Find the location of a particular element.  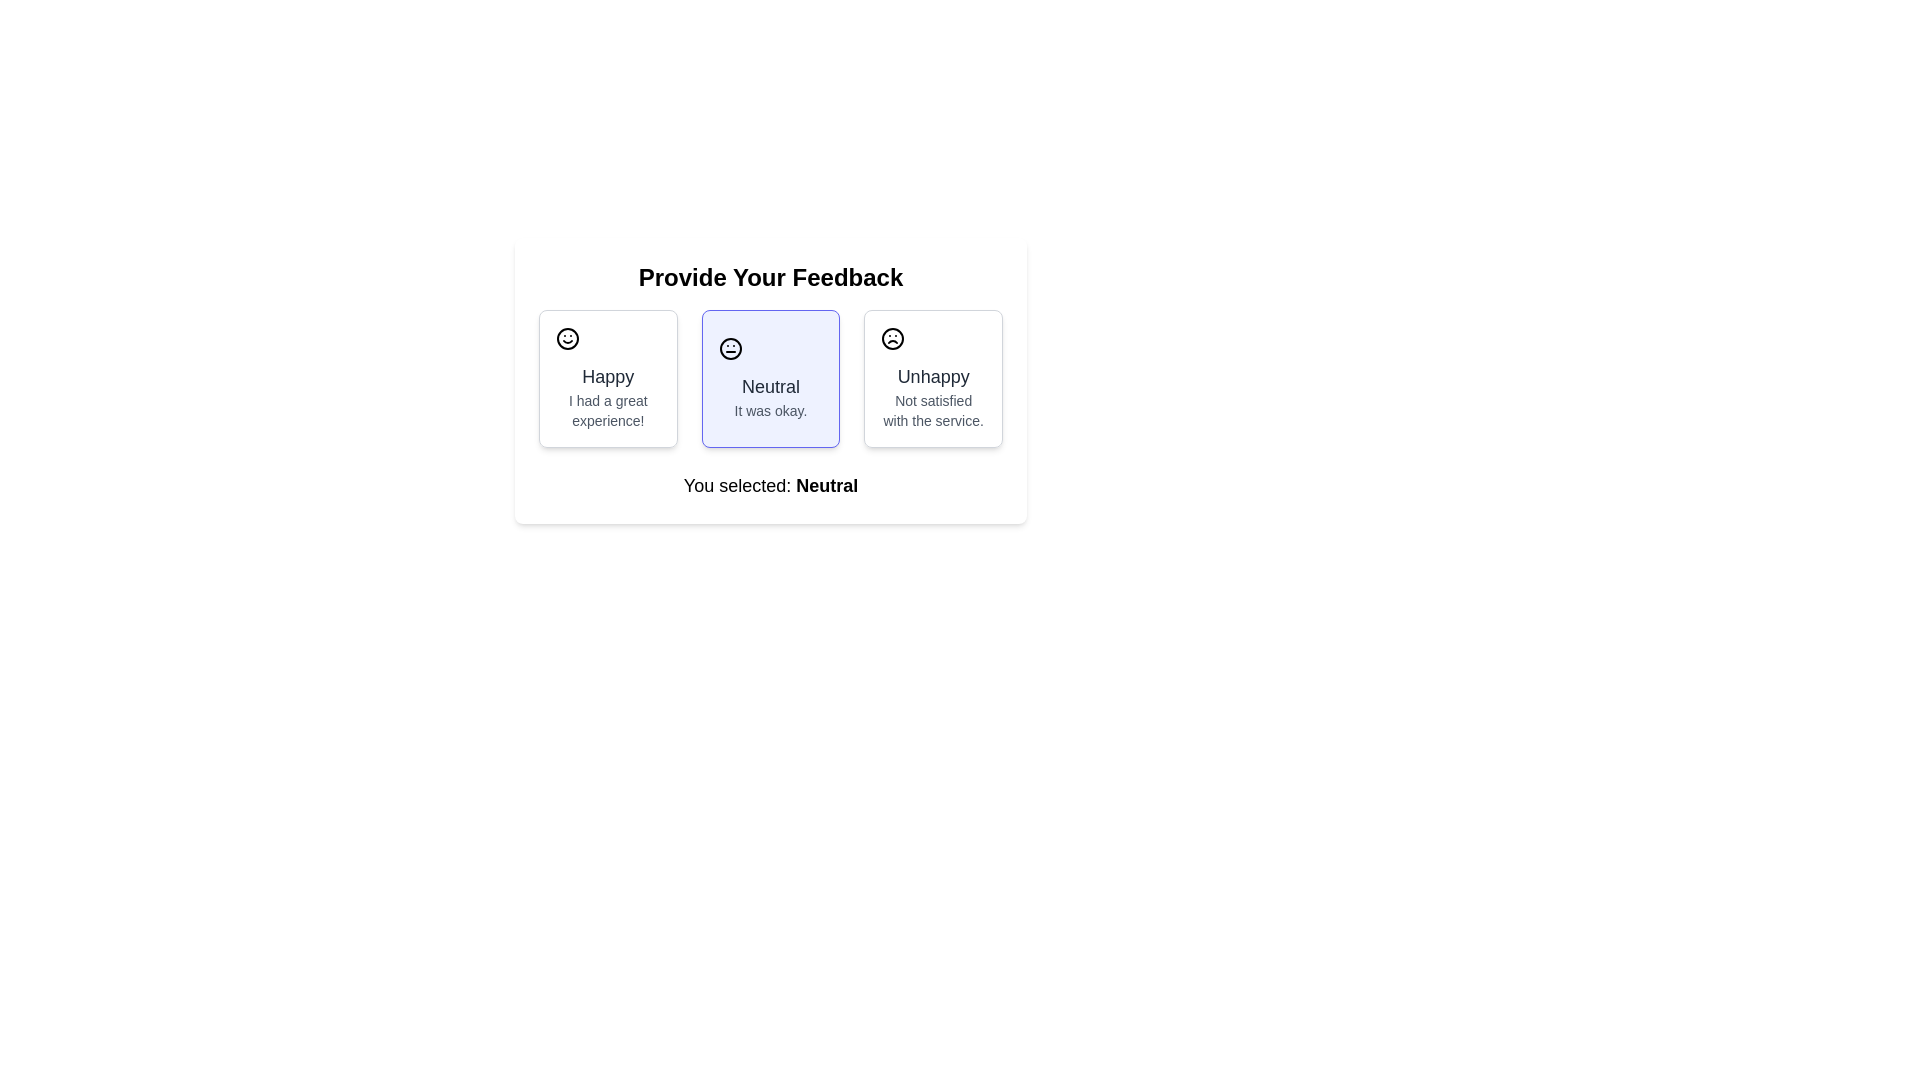

keyboard navigation is located at coordinates (770, 378).